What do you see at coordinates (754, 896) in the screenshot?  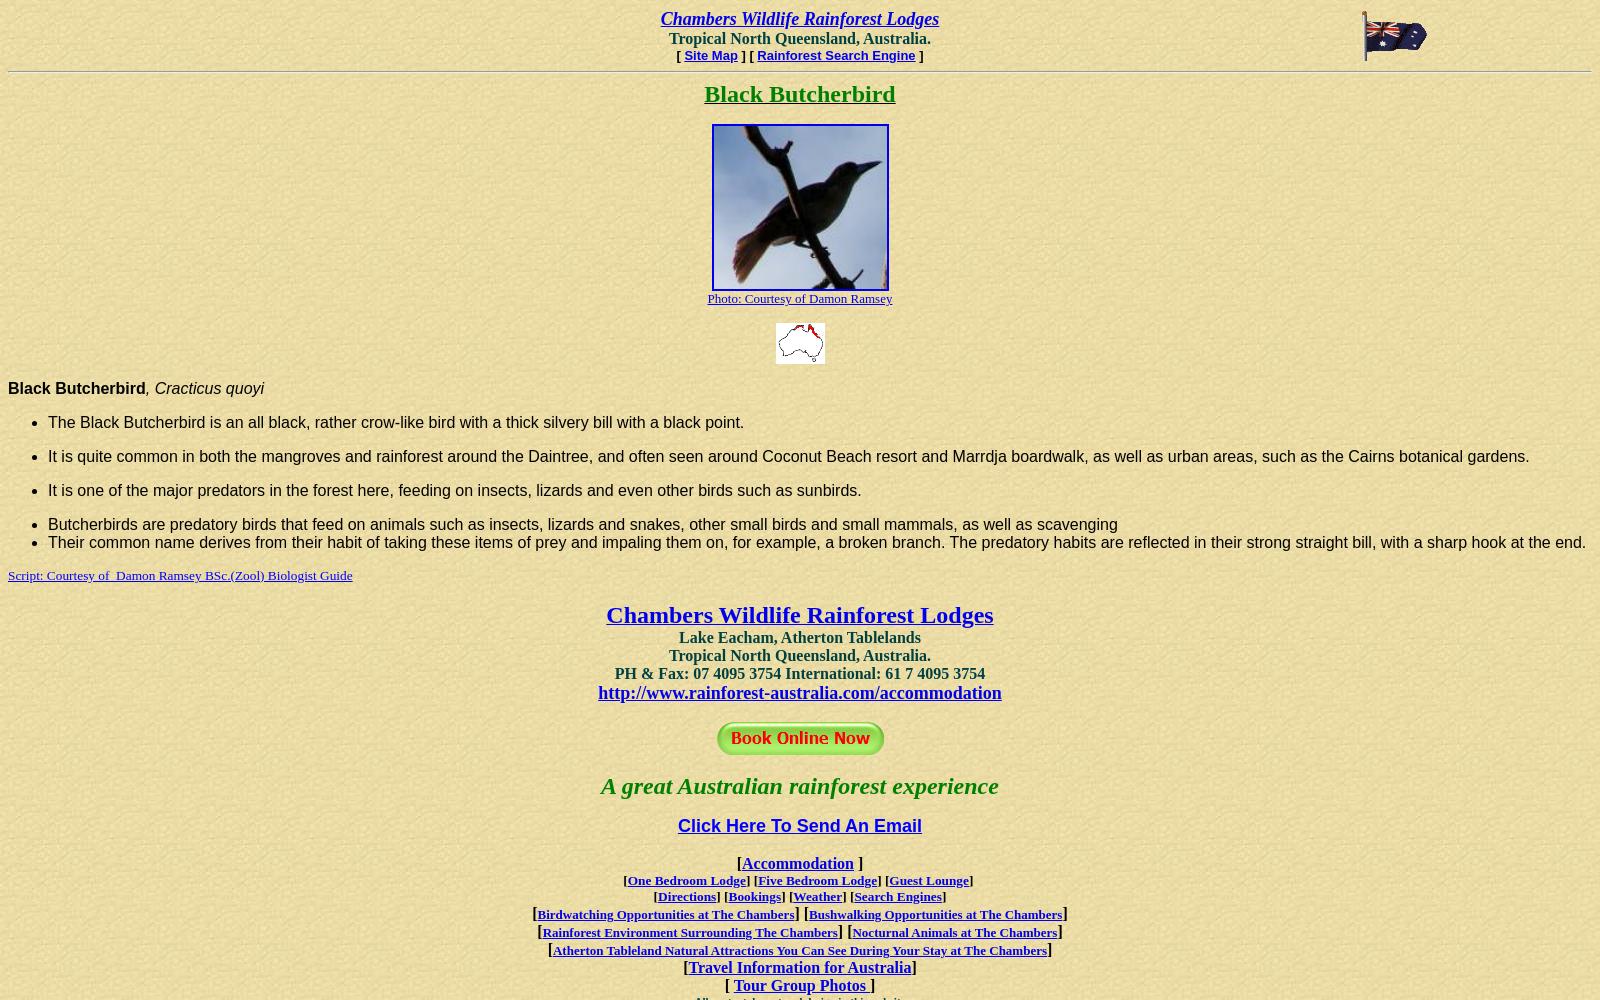 I see `'Bookings'` at bounding box center [754, 896].